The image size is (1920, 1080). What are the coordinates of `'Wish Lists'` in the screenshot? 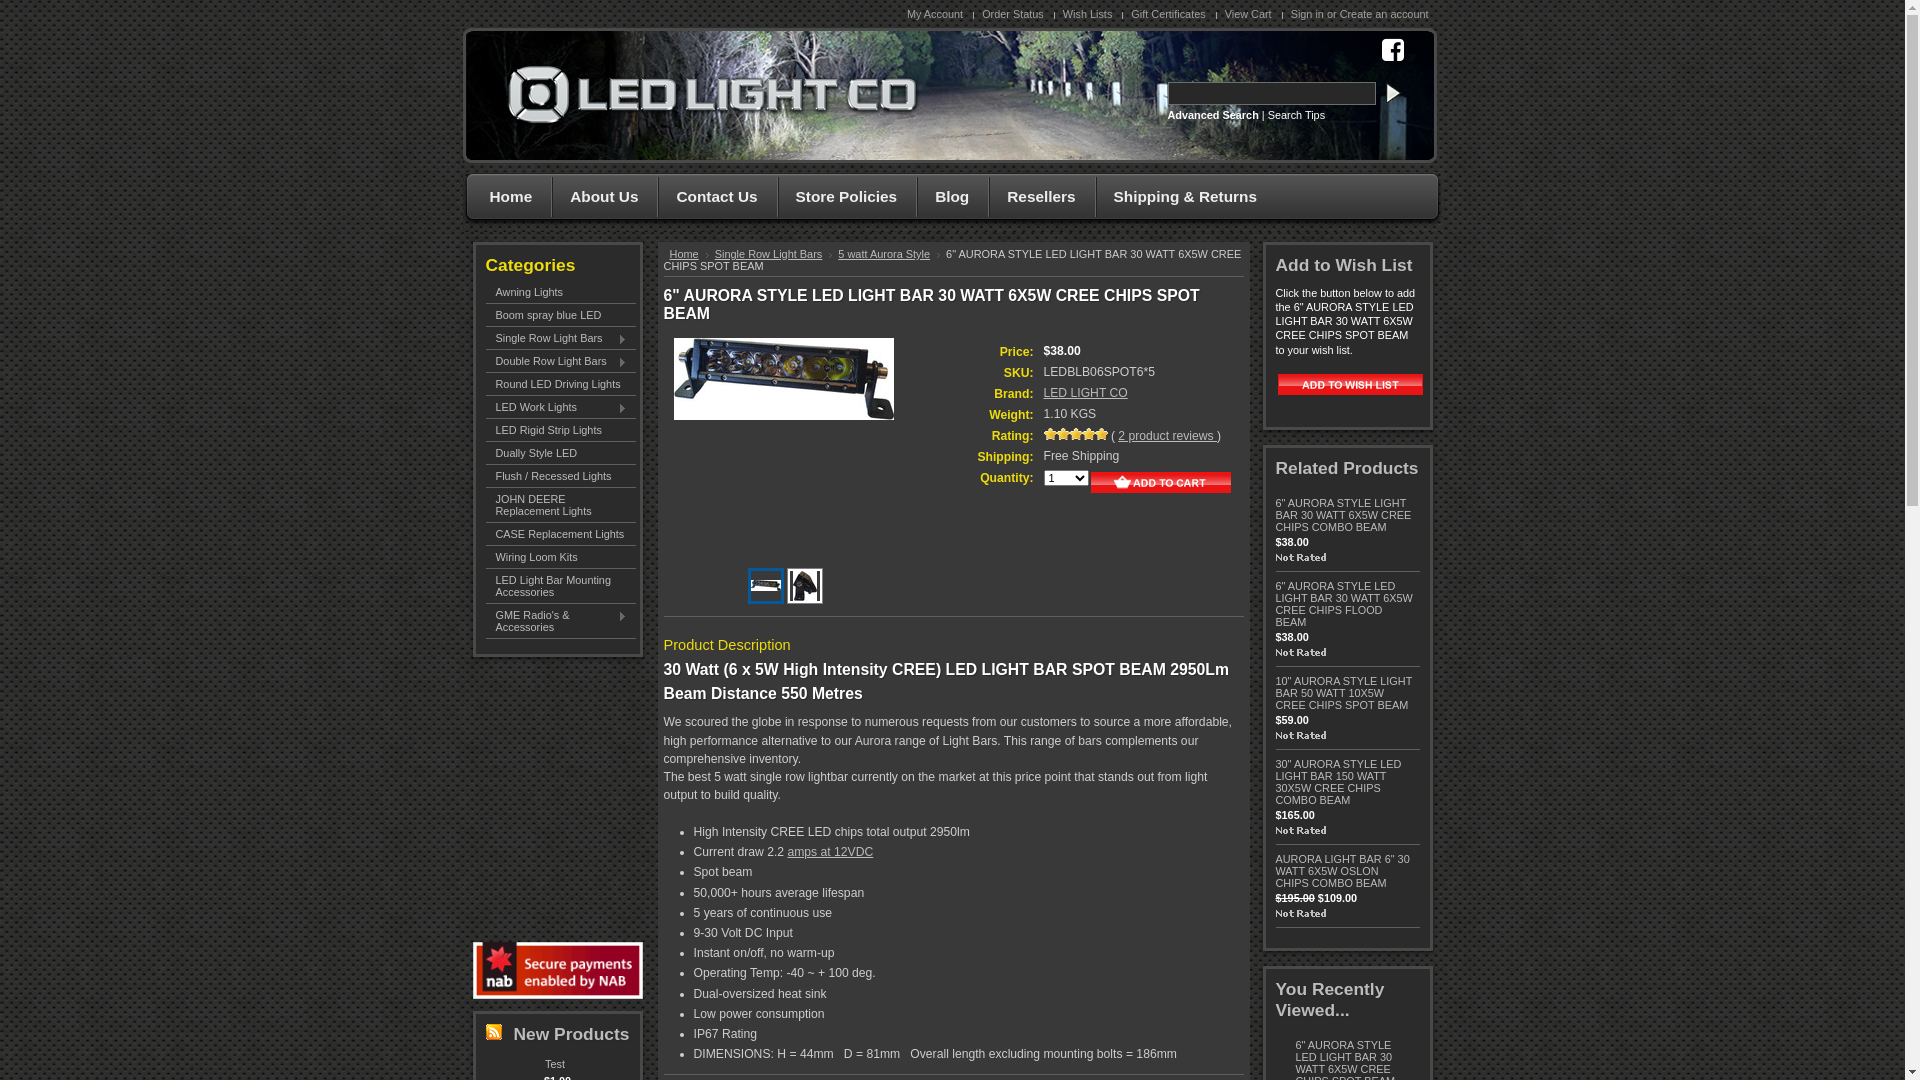 It's located at (1089, 14).